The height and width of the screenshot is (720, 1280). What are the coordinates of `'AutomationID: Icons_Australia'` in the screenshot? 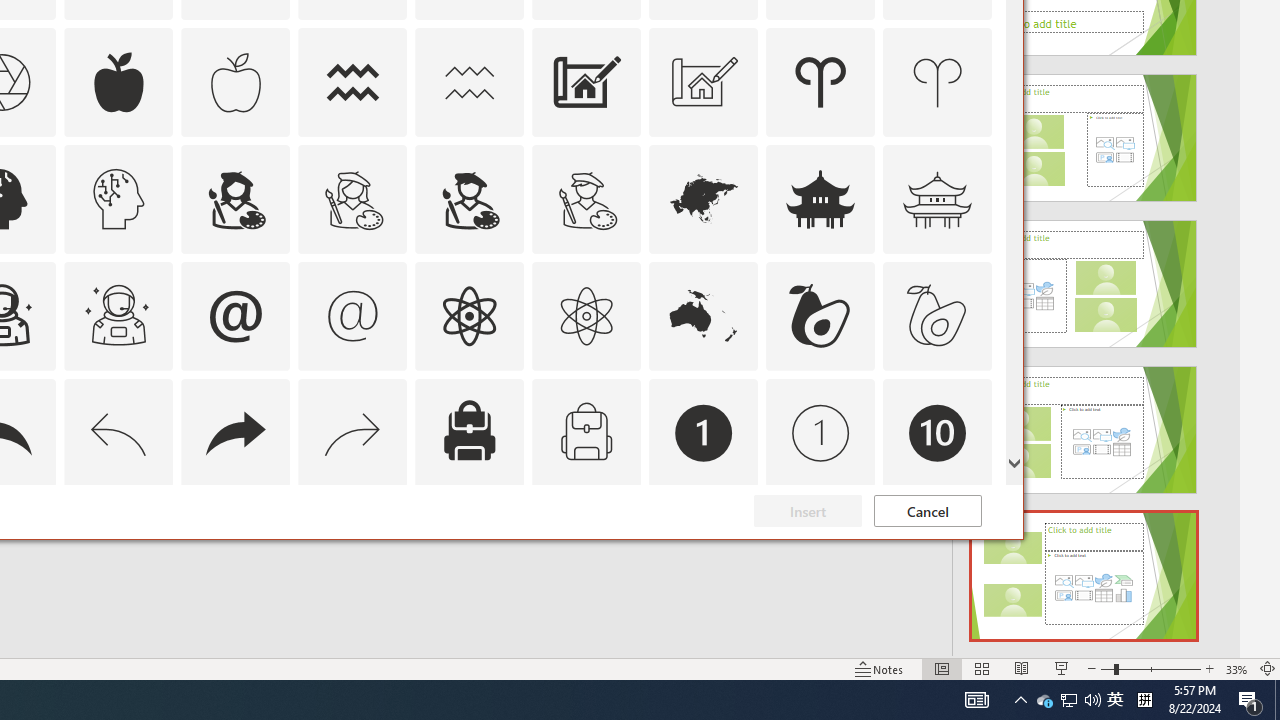 It's located at (704, 315).